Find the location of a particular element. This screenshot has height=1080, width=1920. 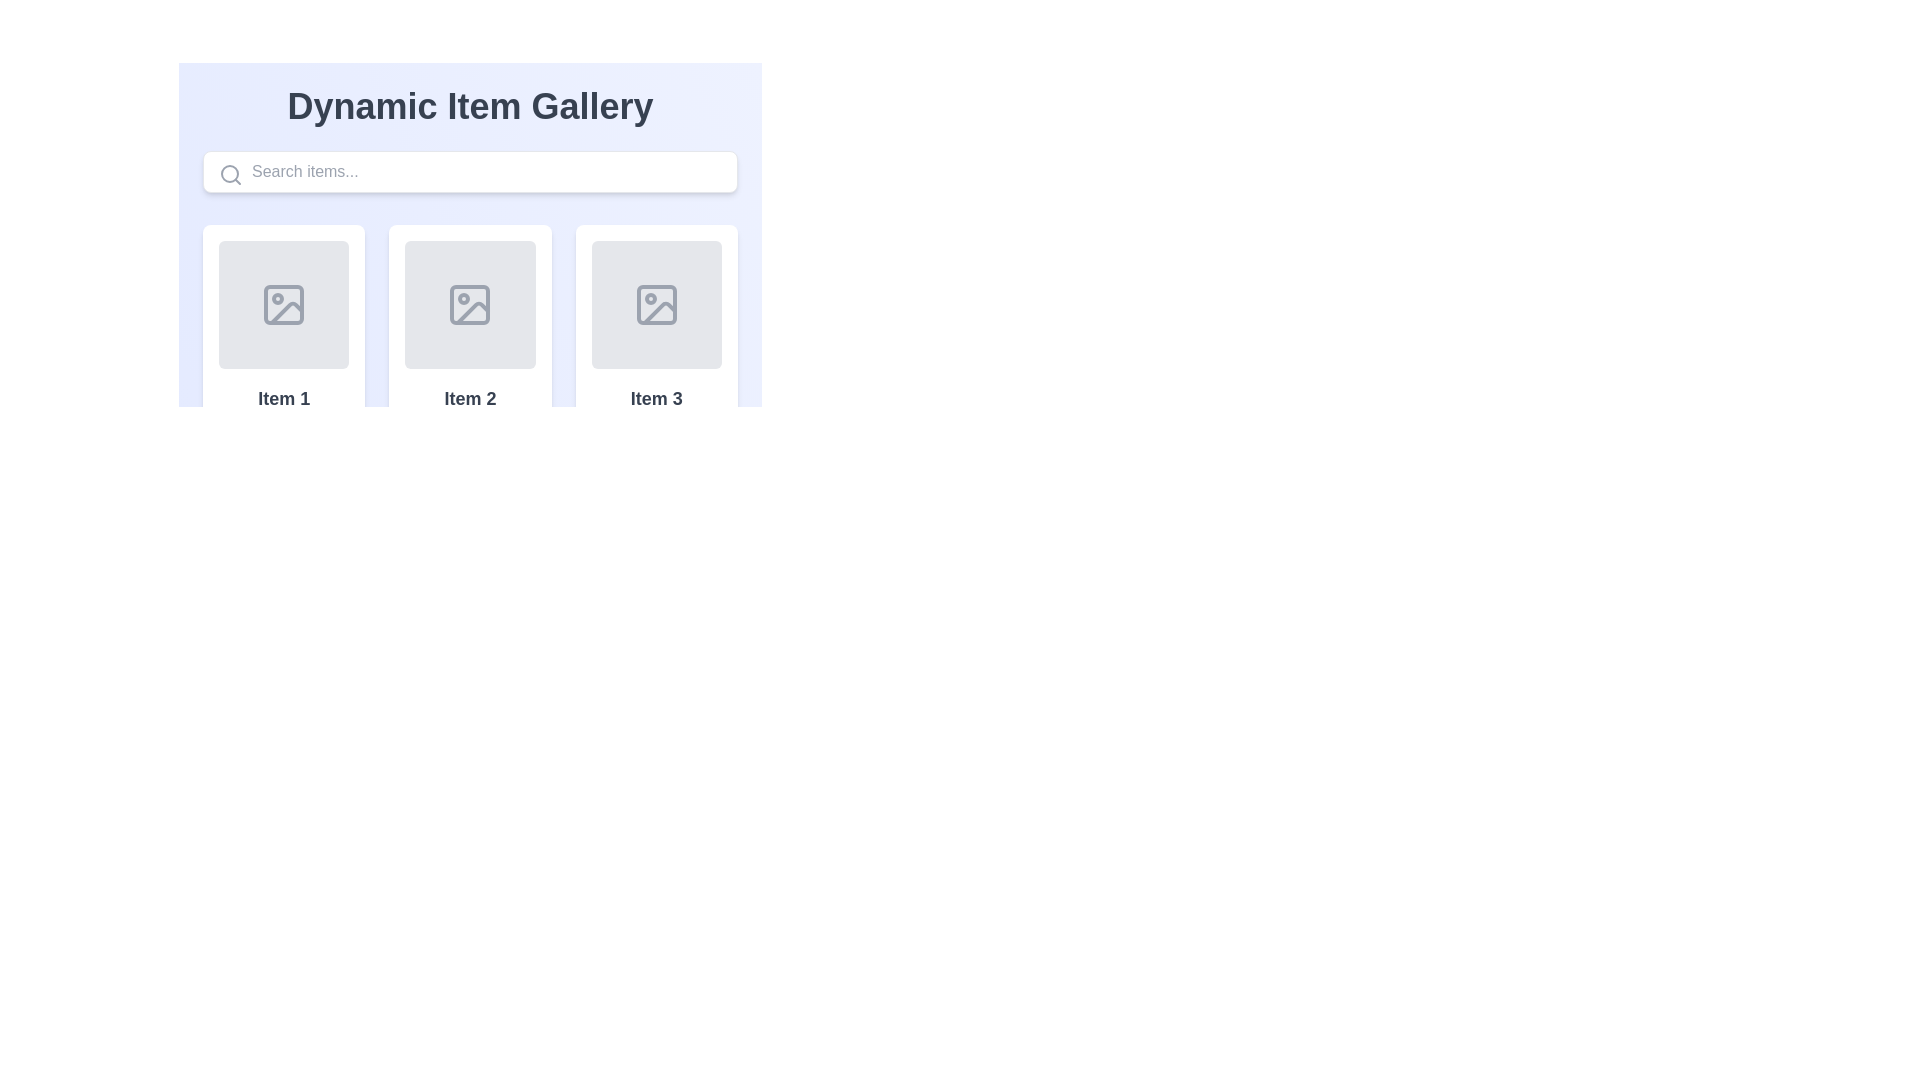

properties of the small SVG rectangle element located within the first item in the gallery, which is centered below the 'Dynamic Item Gallery' title is located at coordinates (283, 304).